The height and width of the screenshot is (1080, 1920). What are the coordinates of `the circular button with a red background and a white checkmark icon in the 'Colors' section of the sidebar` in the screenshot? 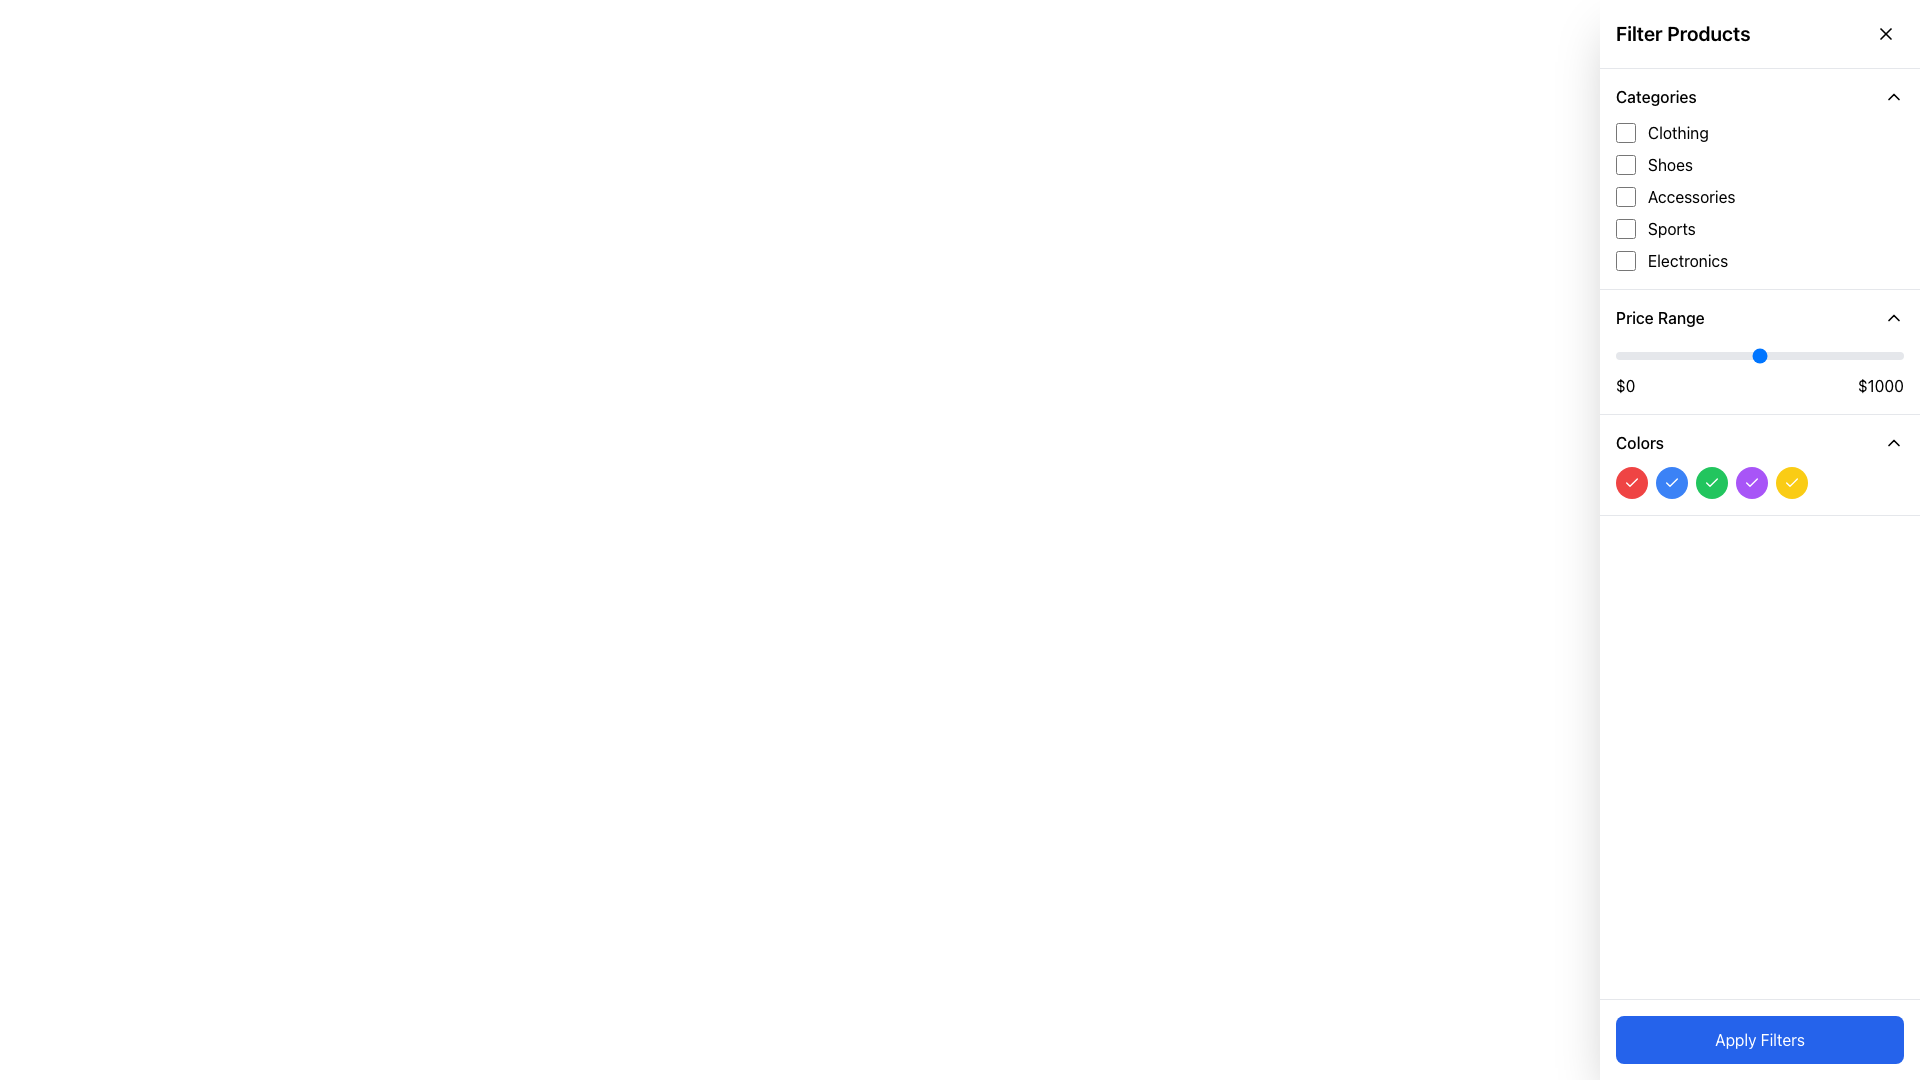 It's located at (1632, 482).